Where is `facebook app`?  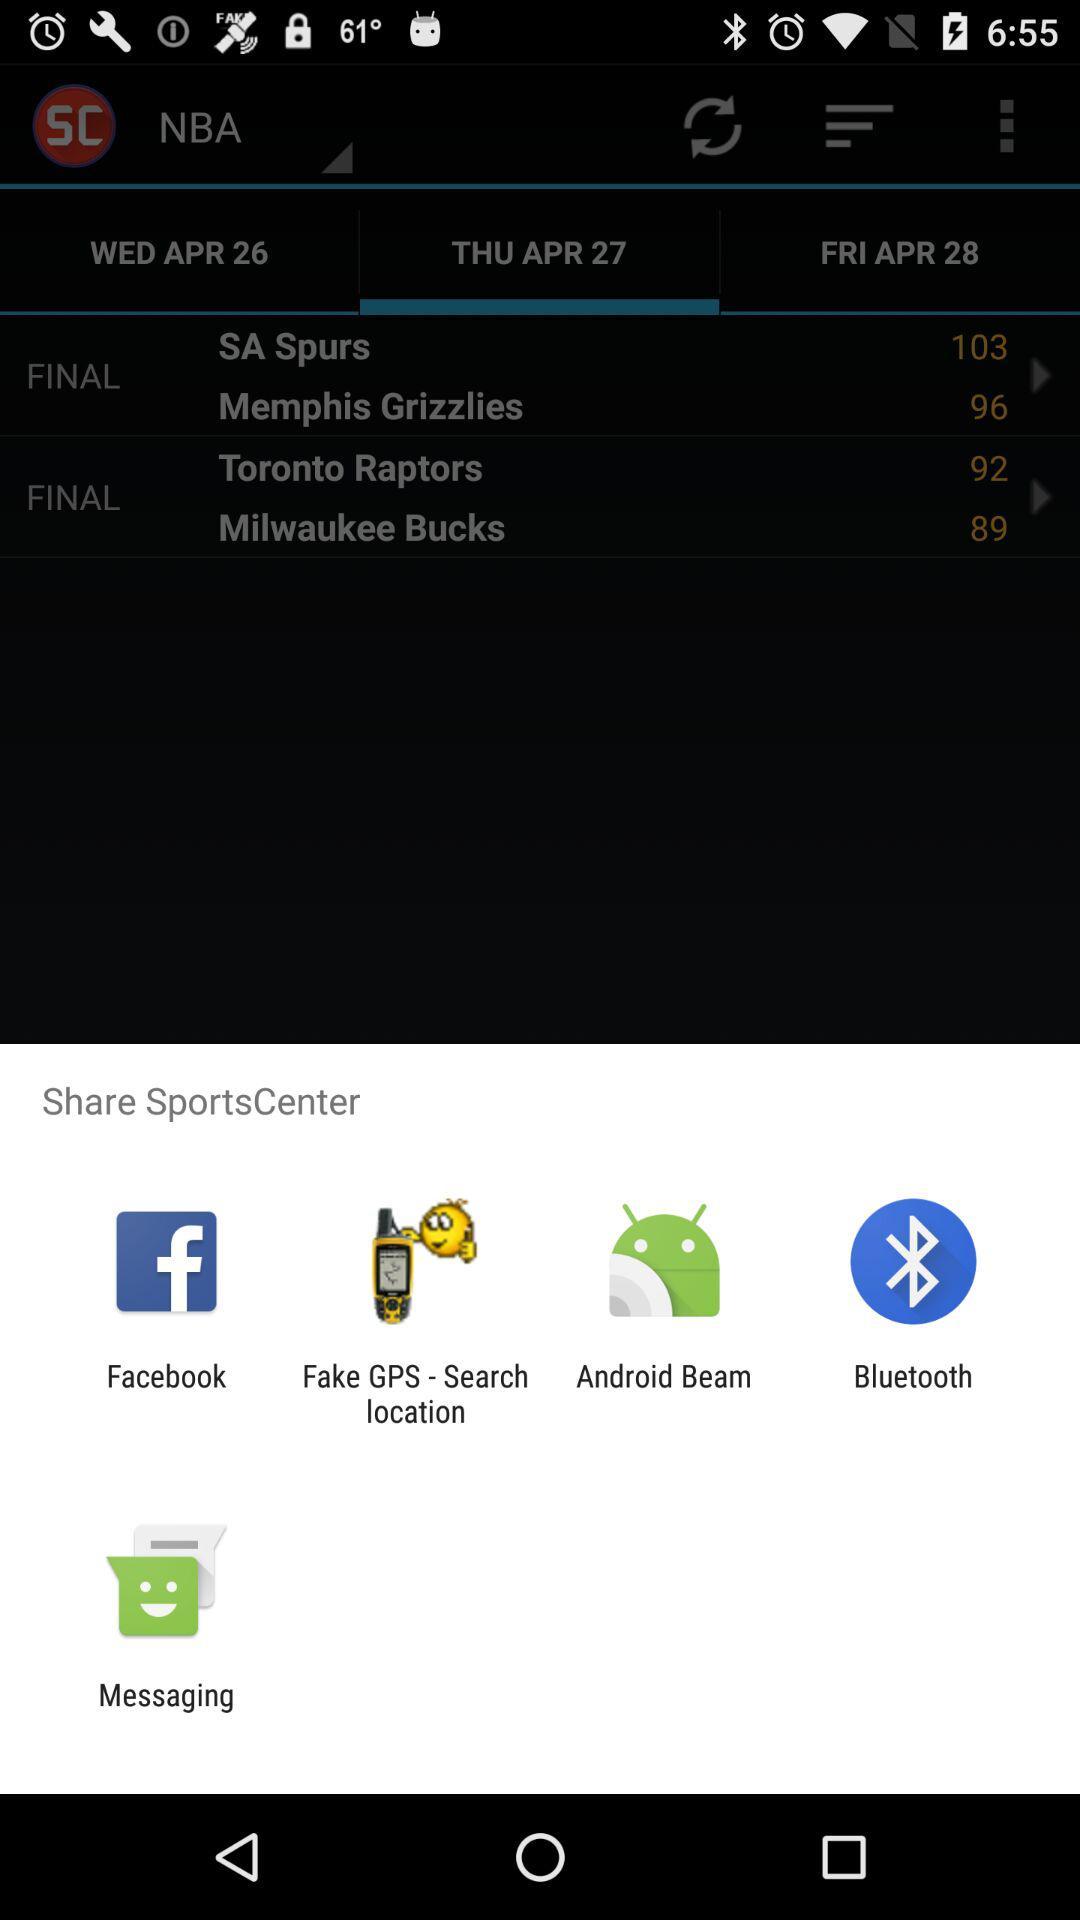
facebook app is located at coordinates (165, 1392).